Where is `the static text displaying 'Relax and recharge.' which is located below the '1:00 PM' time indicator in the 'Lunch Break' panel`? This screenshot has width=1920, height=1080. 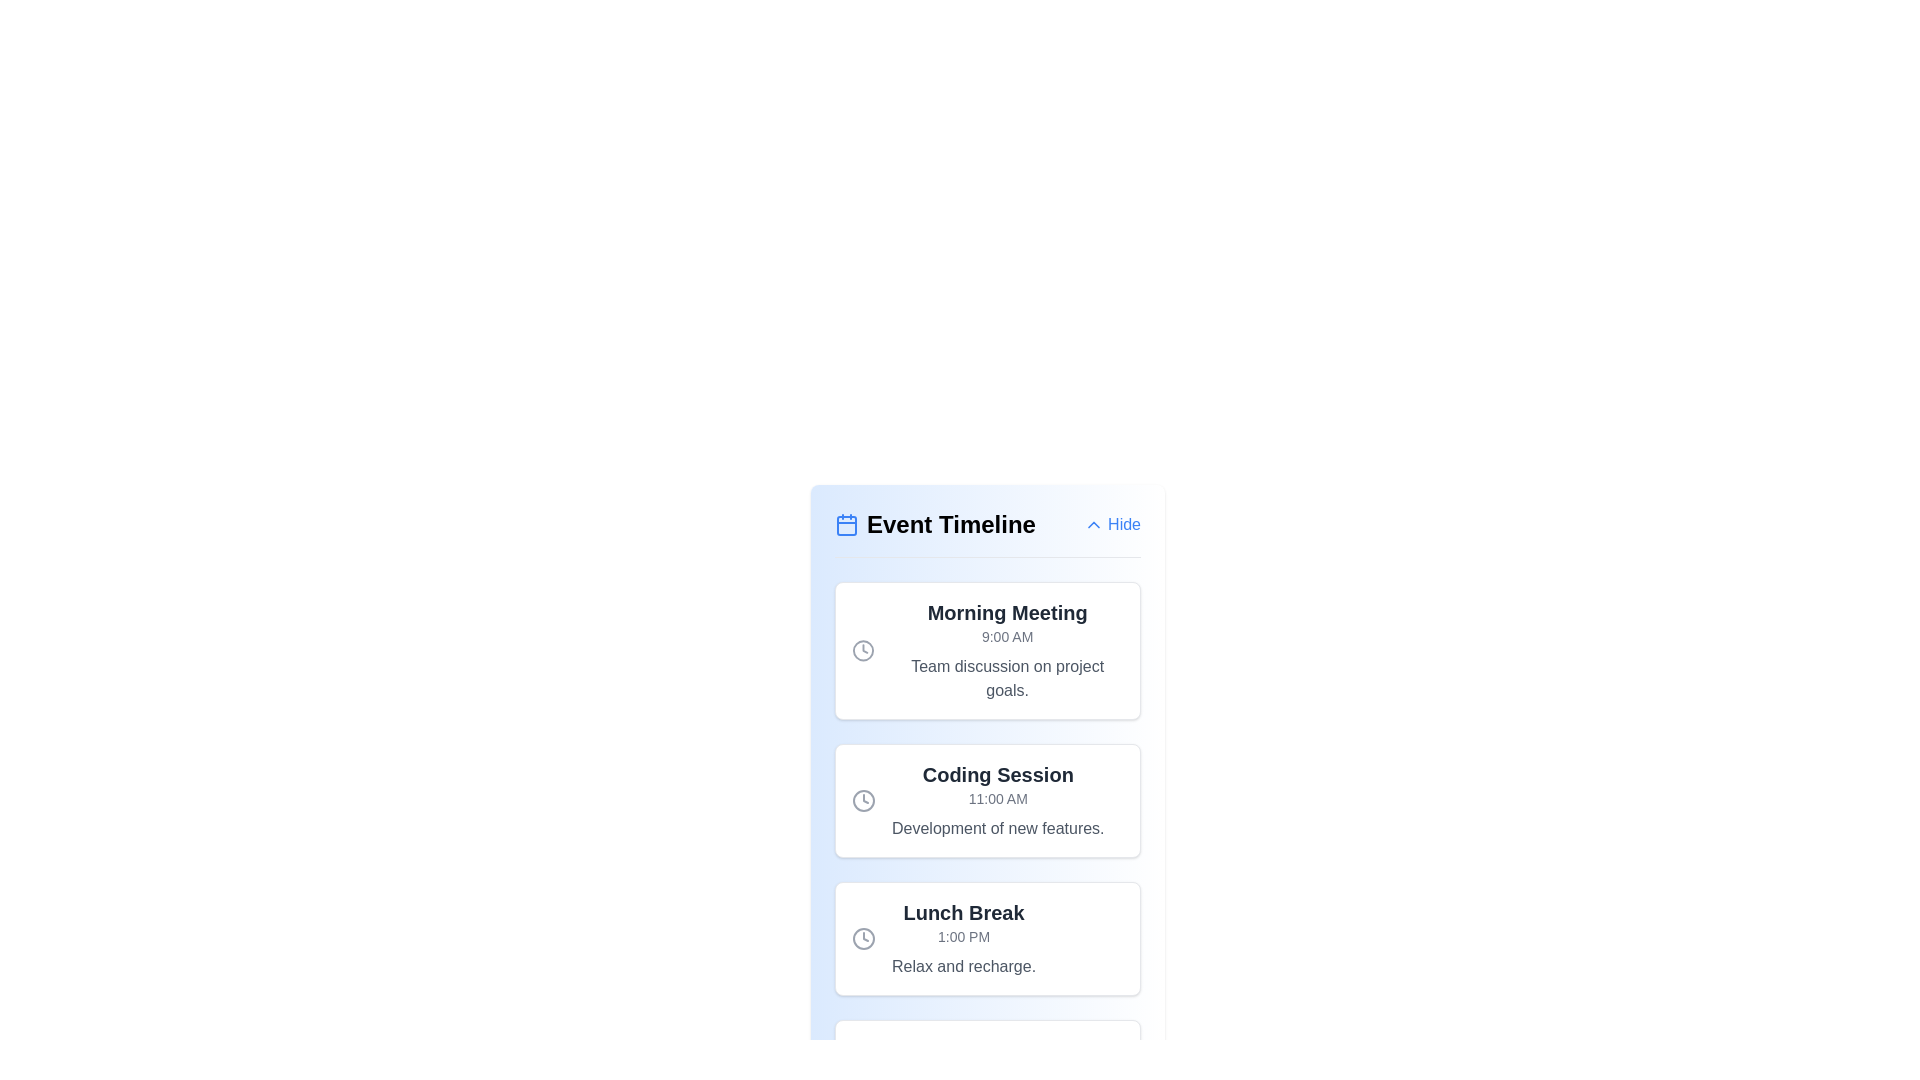 the static text displaying 'Relax and recharge.' which is located below the '1:00 PM' time indicator in the 'Lunch Break' panel is located at coordinates (964, 966).